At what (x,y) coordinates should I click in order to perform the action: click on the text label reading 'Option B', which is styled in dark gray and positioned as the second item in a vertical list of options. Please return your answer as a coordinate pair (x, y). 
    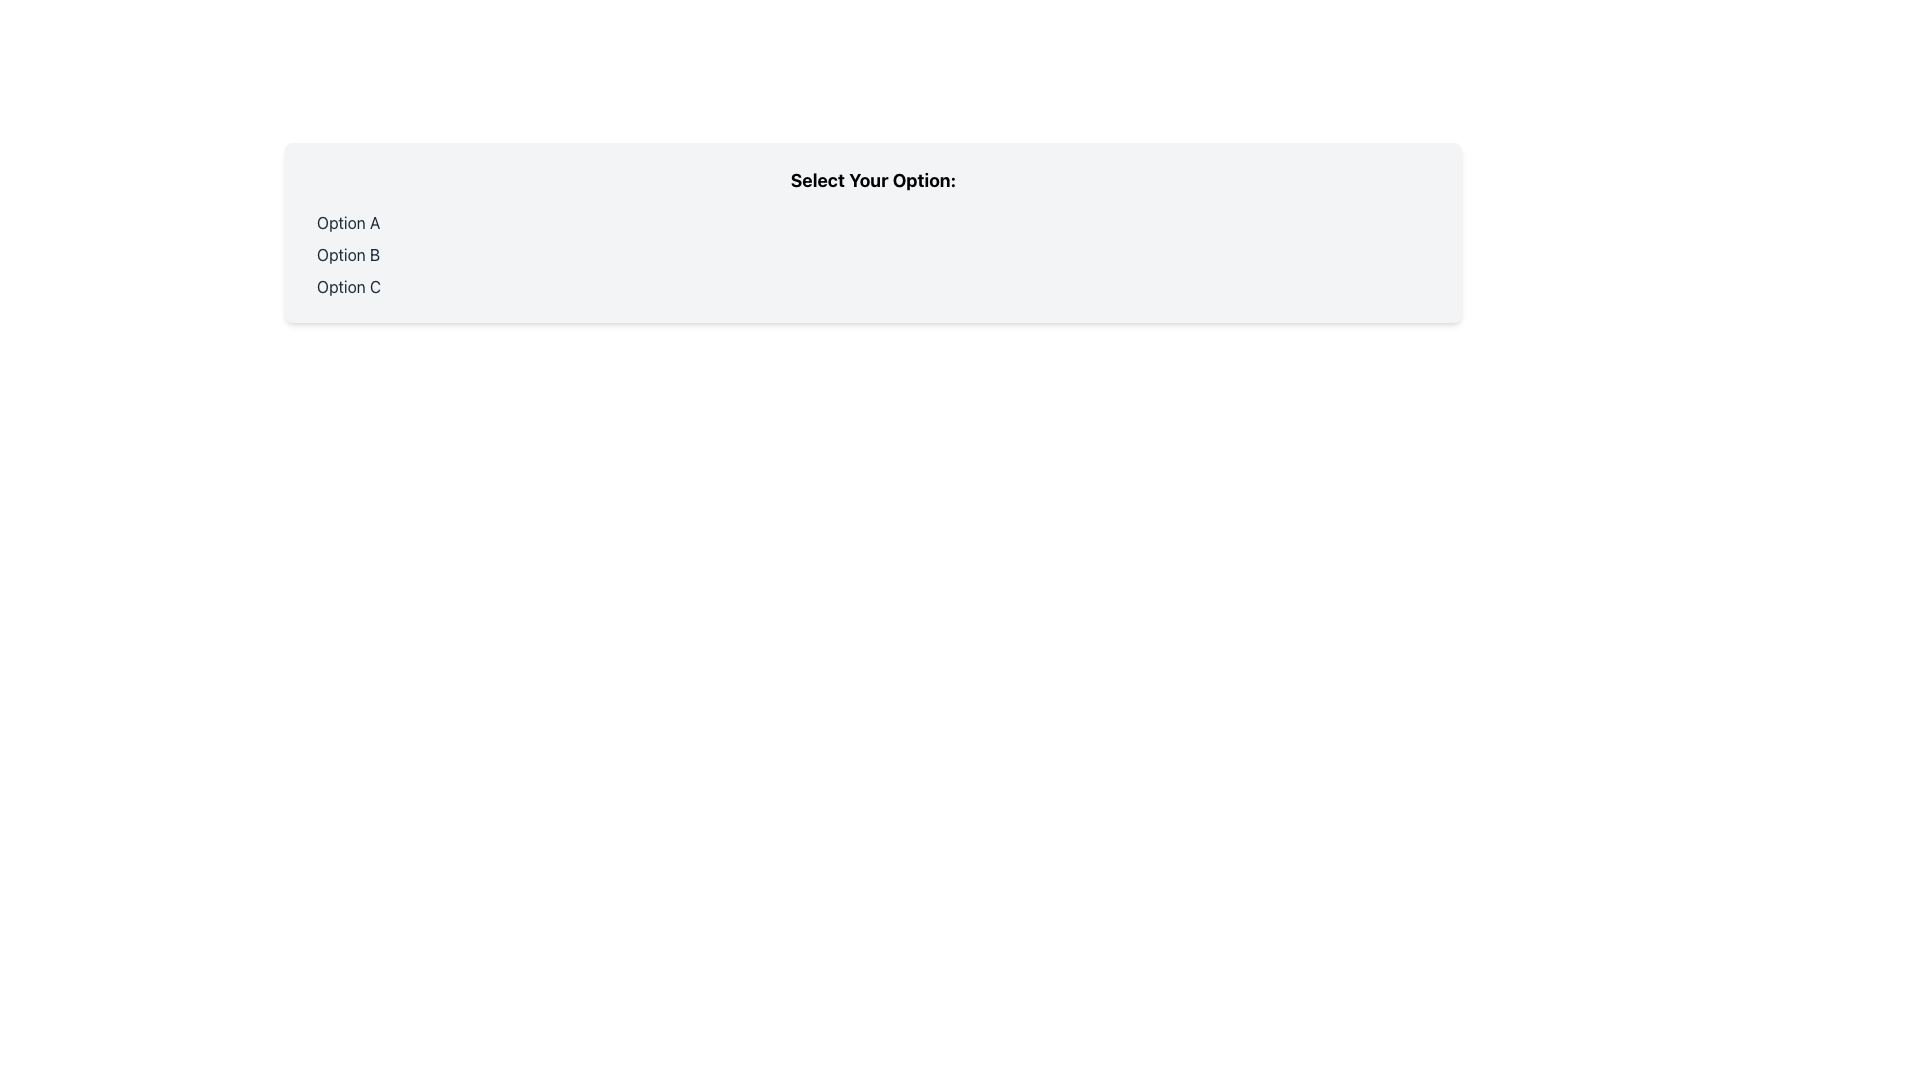
    Looking at the image, I should click on (348, 253).